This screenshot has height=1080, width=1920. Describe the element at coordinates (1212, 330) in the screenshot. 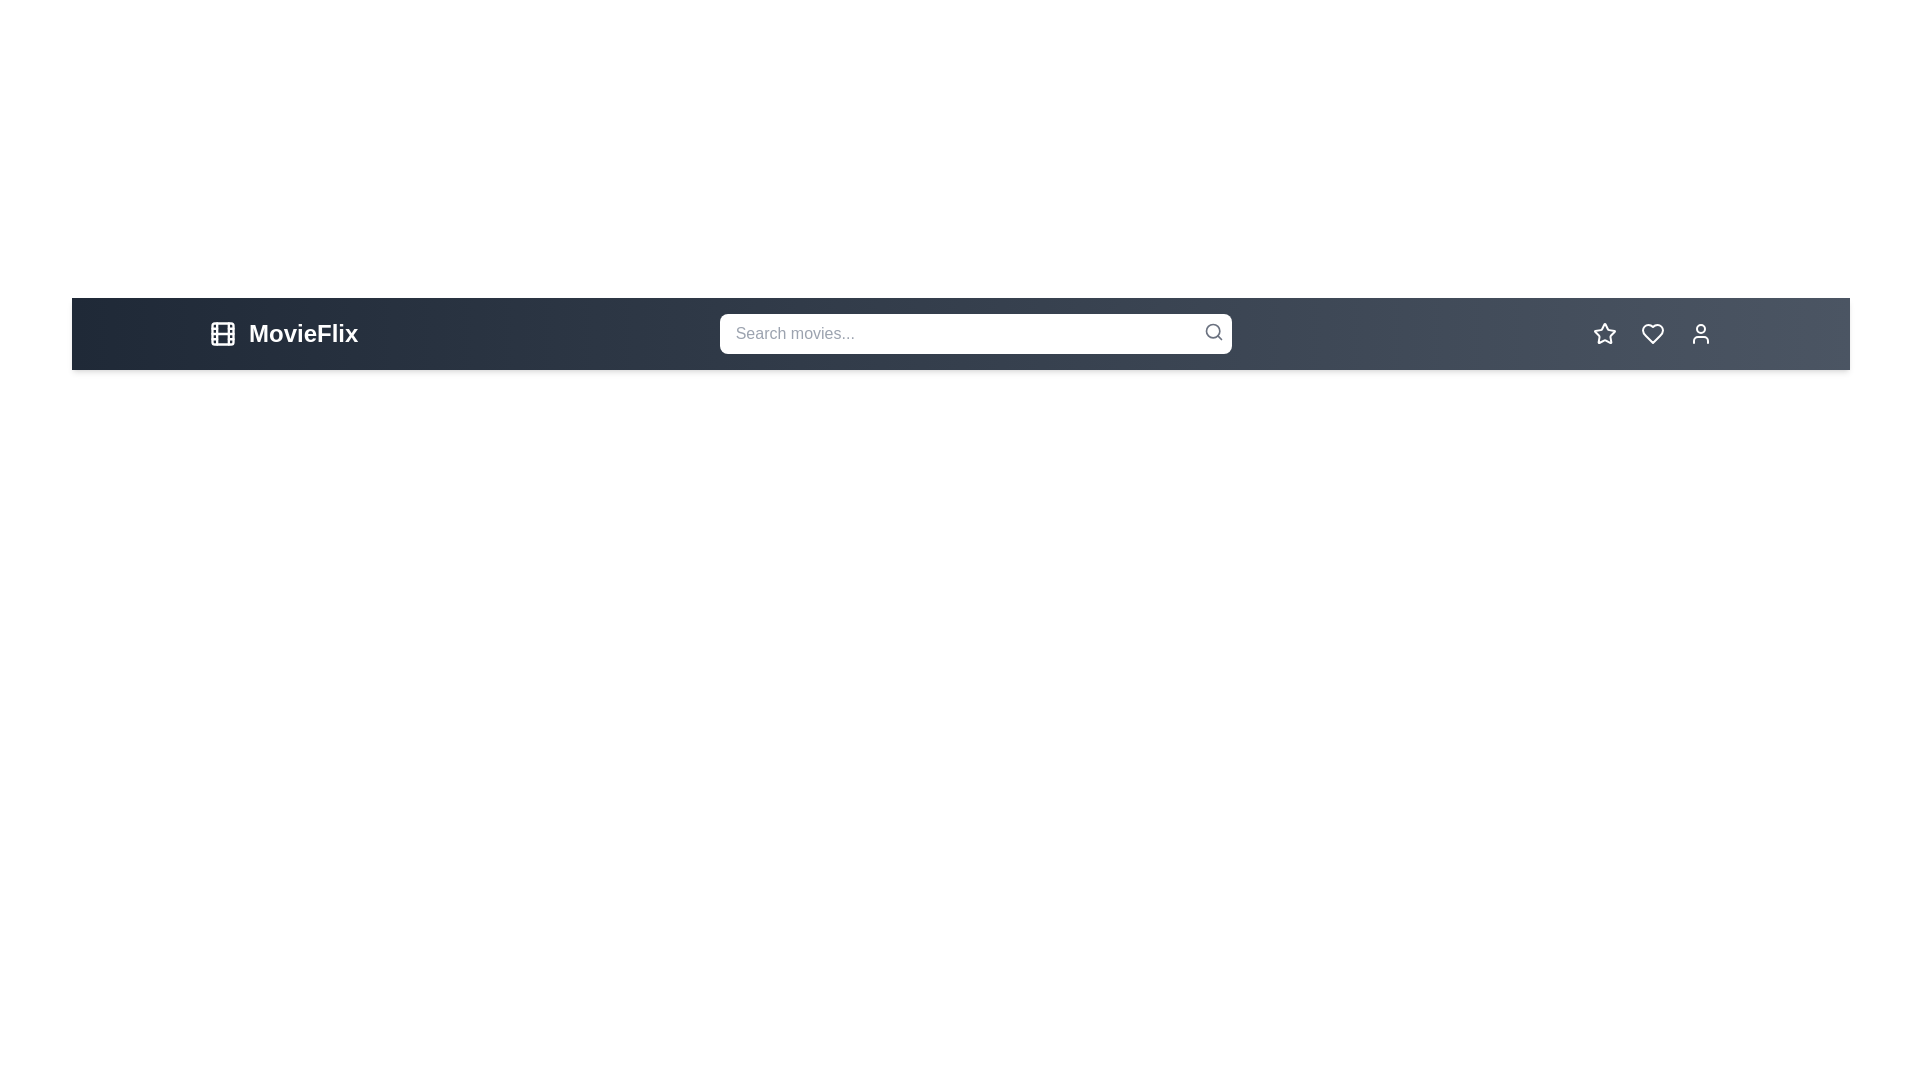

I see `the search icon located at the right of the search bar` at that location.